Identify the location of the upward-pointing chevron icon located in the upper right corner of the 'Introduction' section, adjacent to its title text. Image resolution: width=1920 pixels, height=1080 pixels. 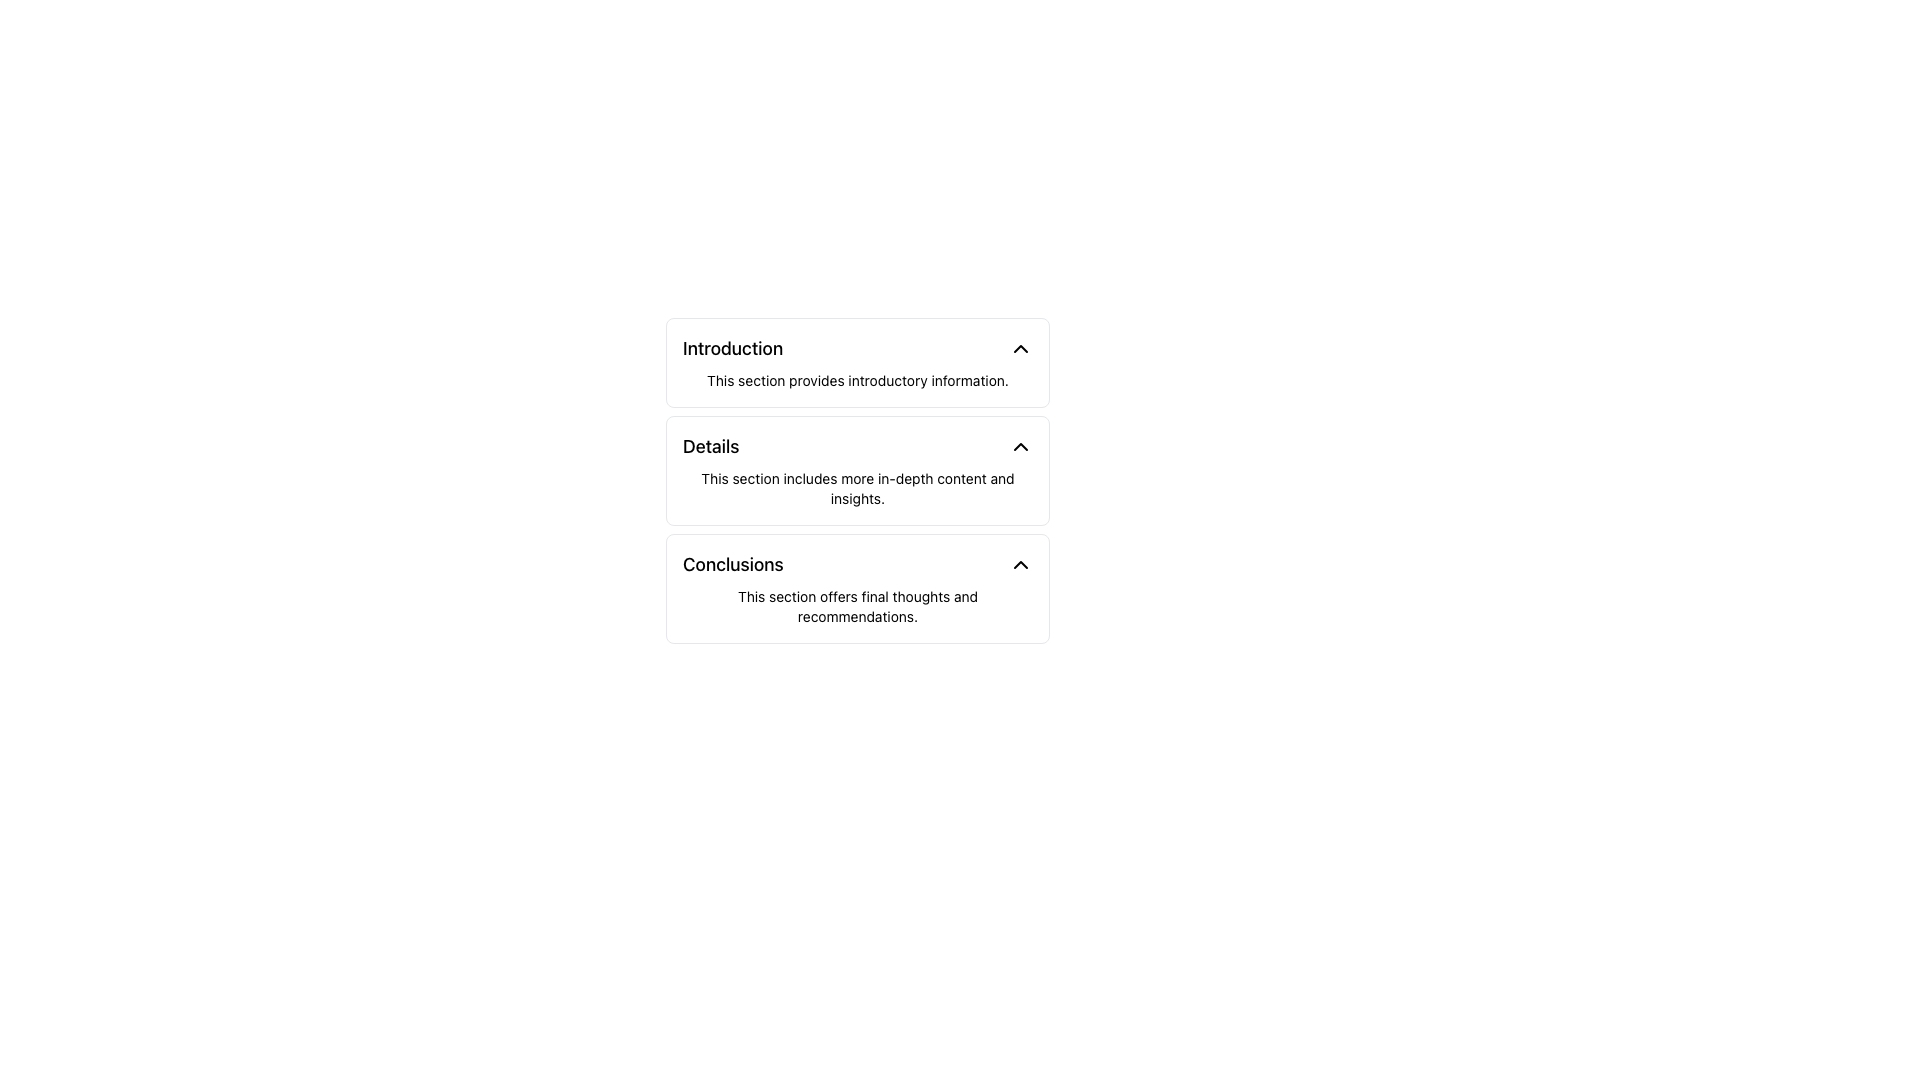
(1021, 347).